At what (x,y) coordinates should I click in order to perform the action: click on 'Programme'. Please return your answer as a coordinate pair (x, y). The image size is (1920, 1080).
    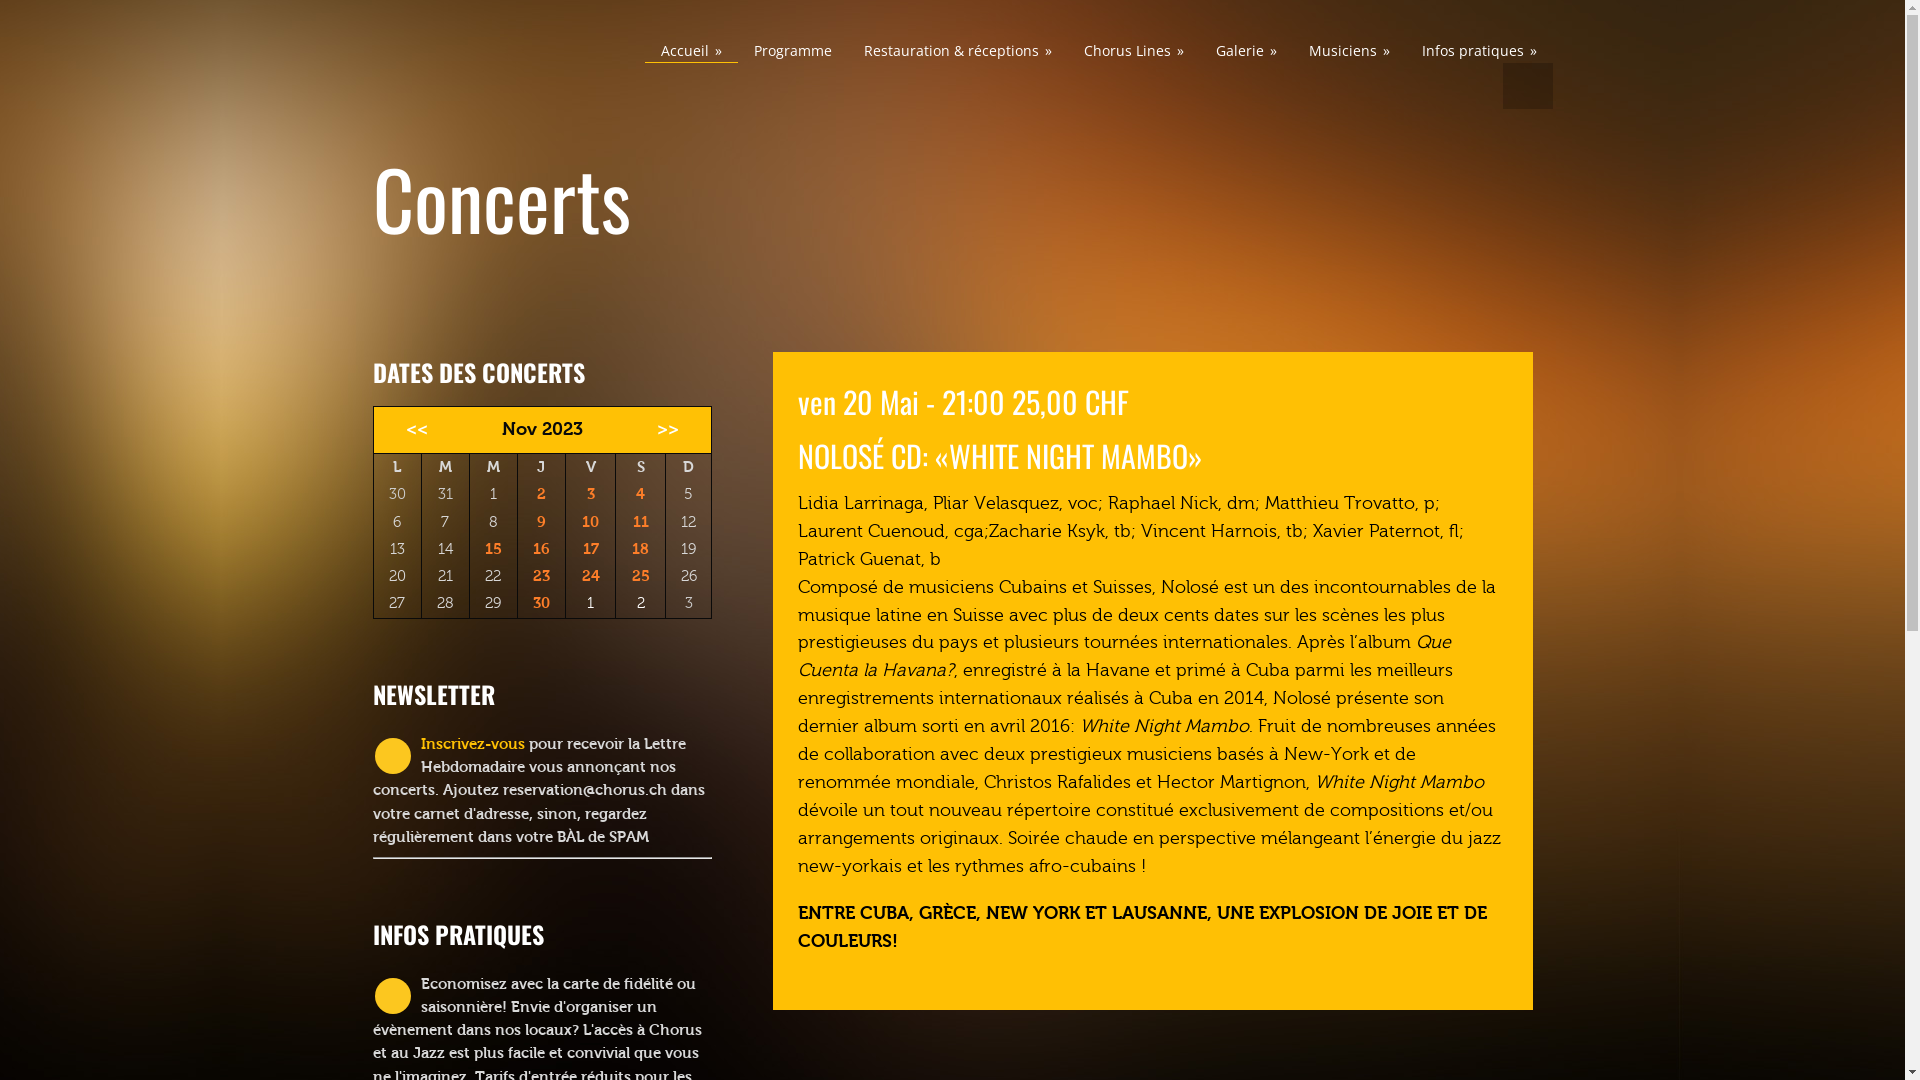
    Looking at the image, I should click on (791, 49).